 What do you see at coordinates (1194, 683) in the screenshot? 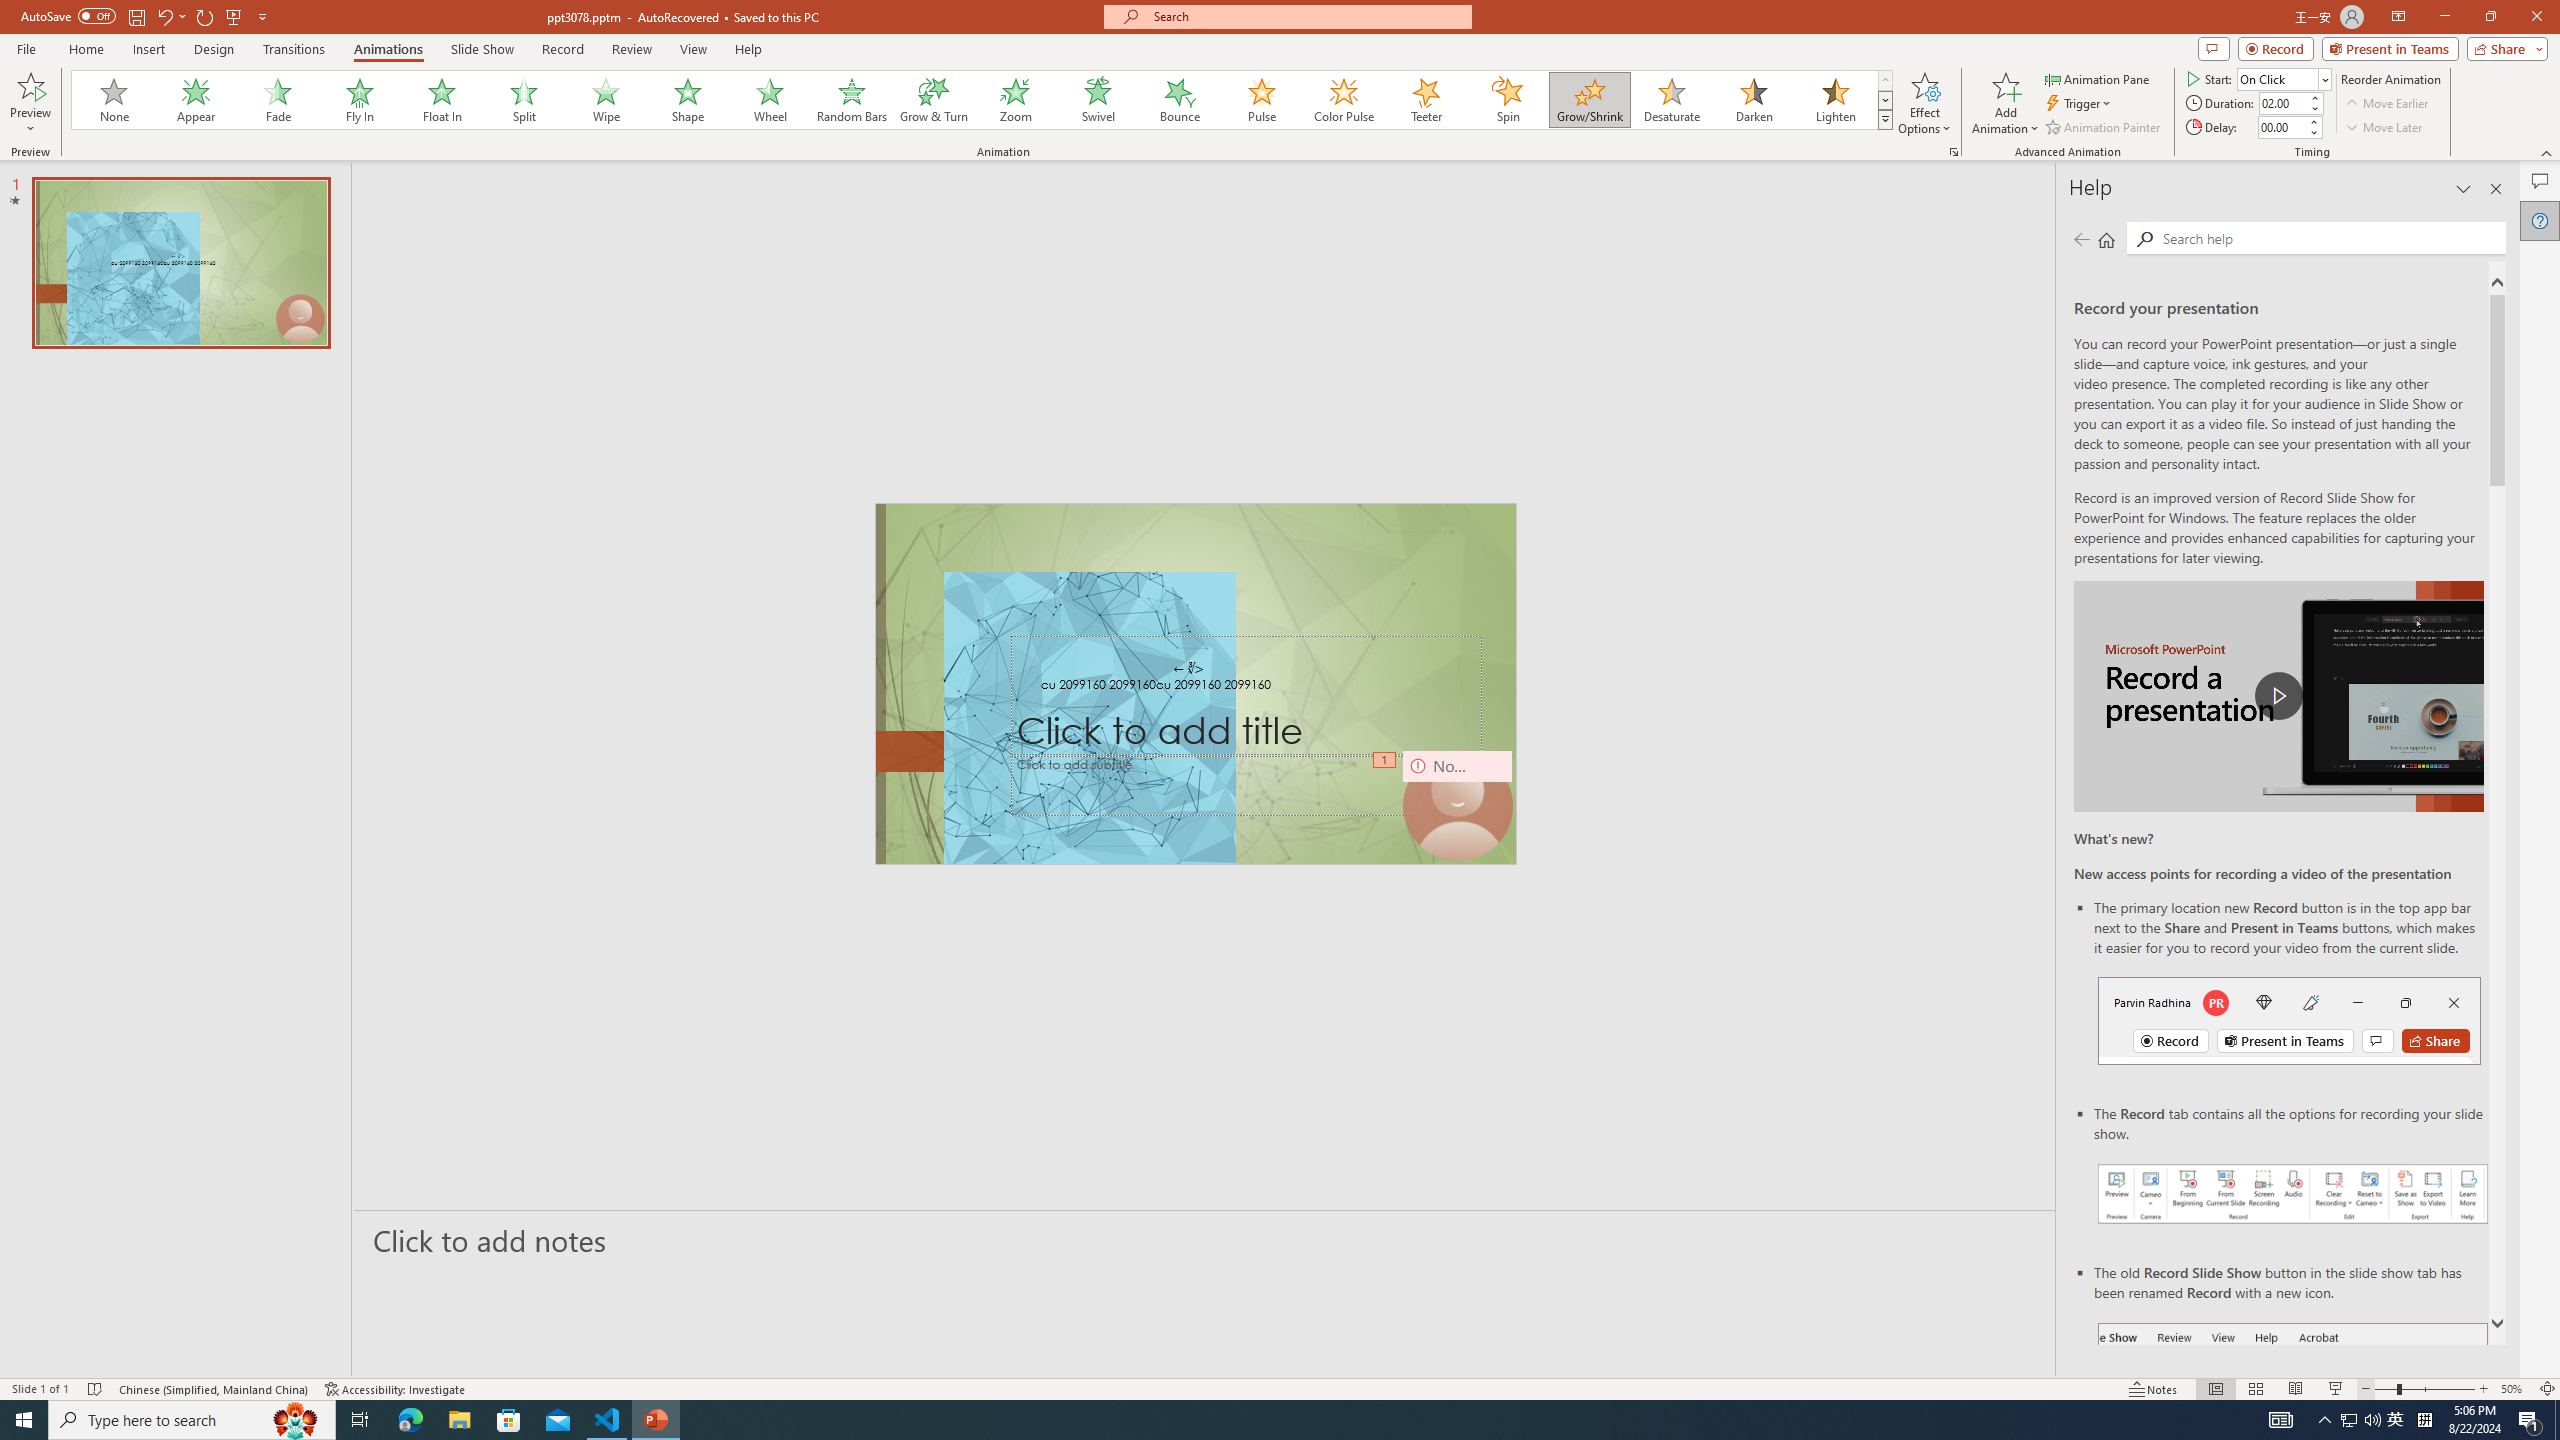
I see `'An abstract genetic concept'` at bounding box center [1194, 683].